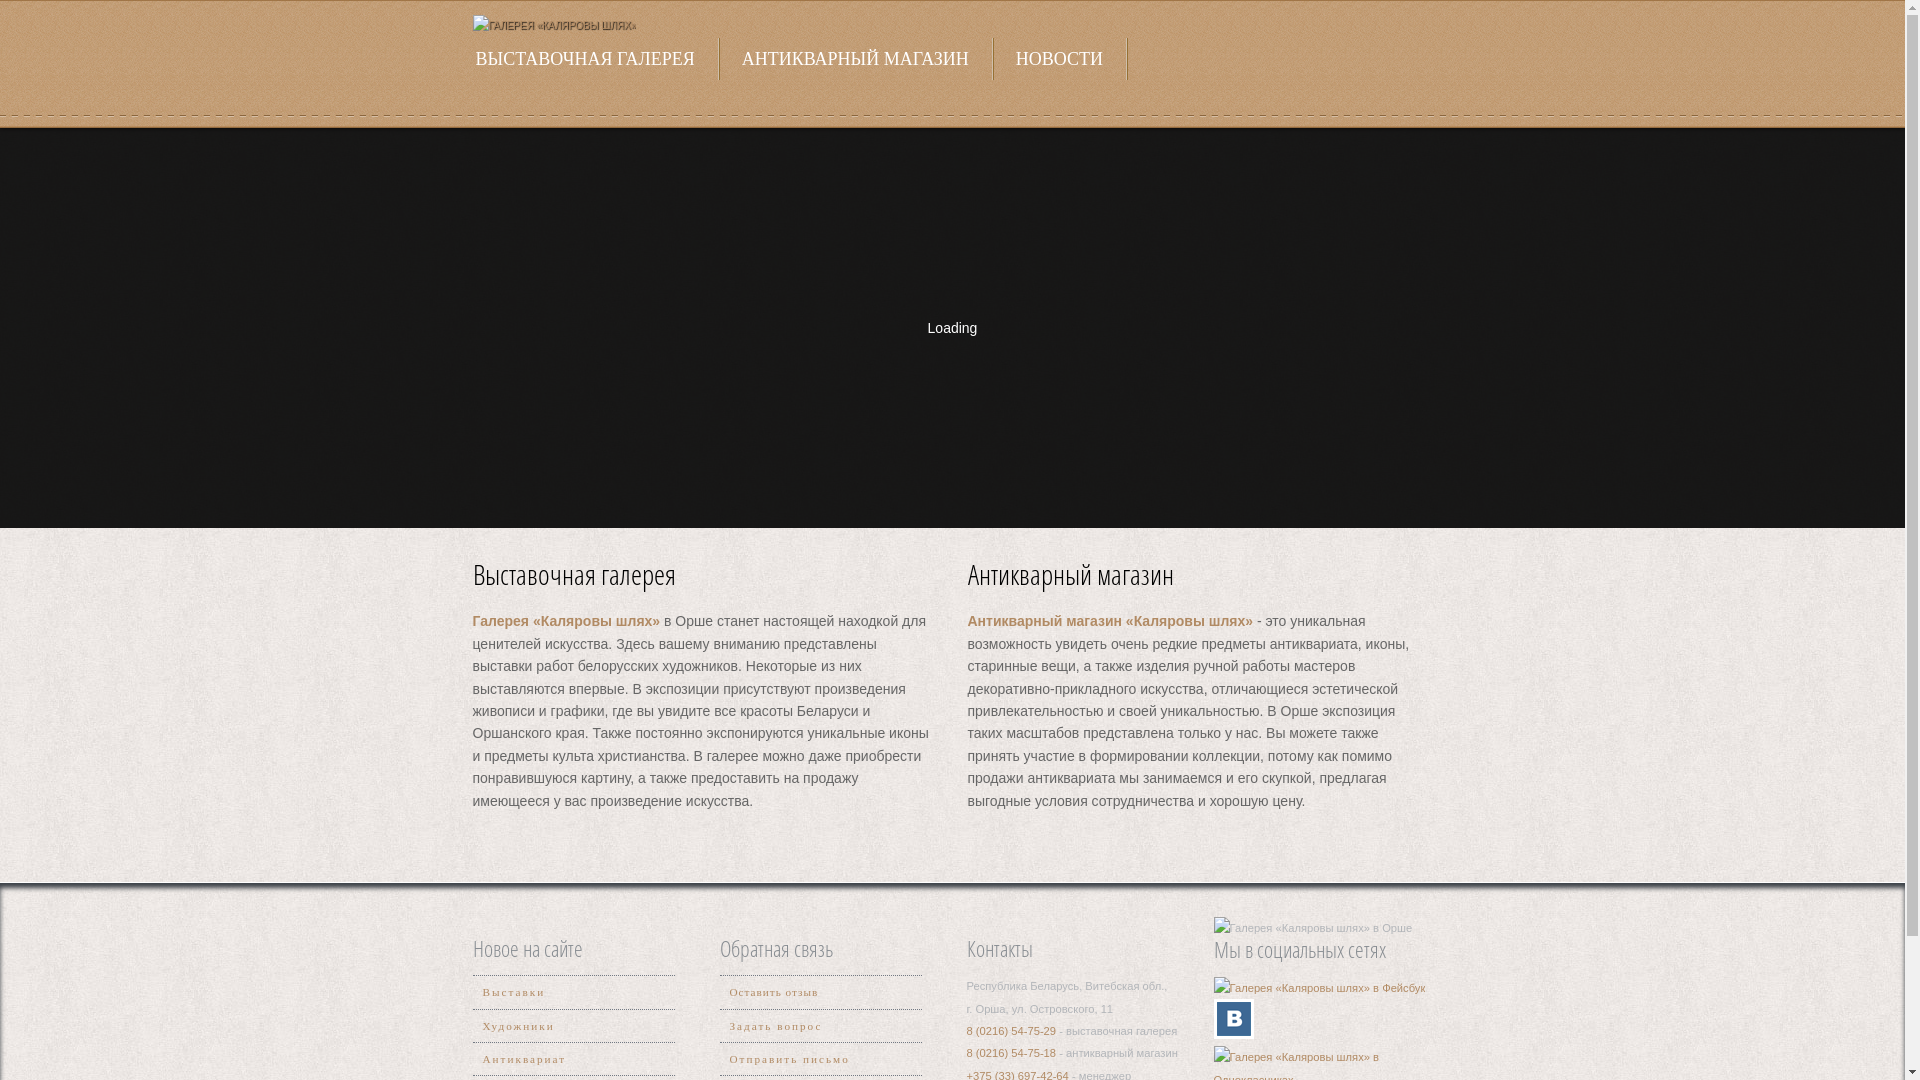 Image resolution: width=1920 pixels, height=1080 pixels. I want to click on '8 (0216) 54-75-29', so click(1011, 1030).